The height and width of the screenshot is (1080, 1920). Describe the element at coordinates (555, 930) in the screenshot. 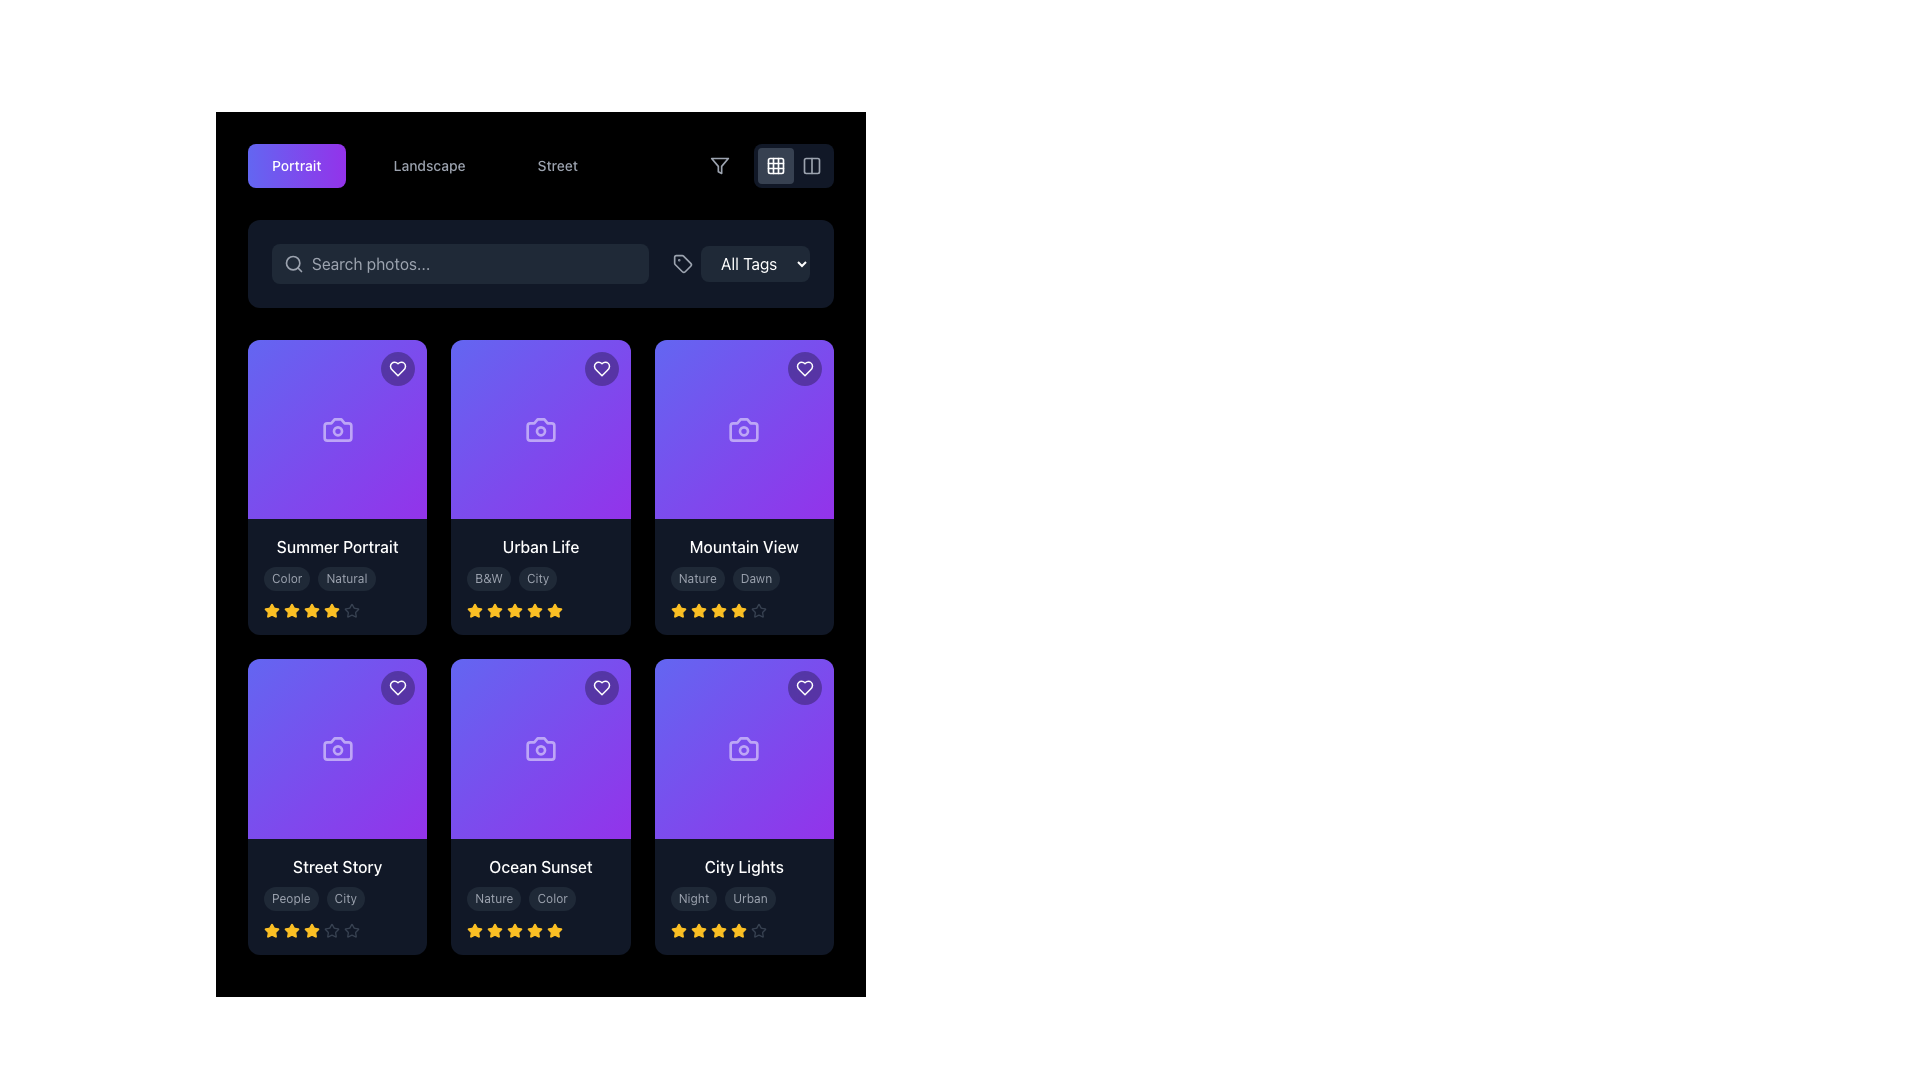

I see `the fifth star icon in the user rating section of the 'Ocean Sunset' card` at that location.